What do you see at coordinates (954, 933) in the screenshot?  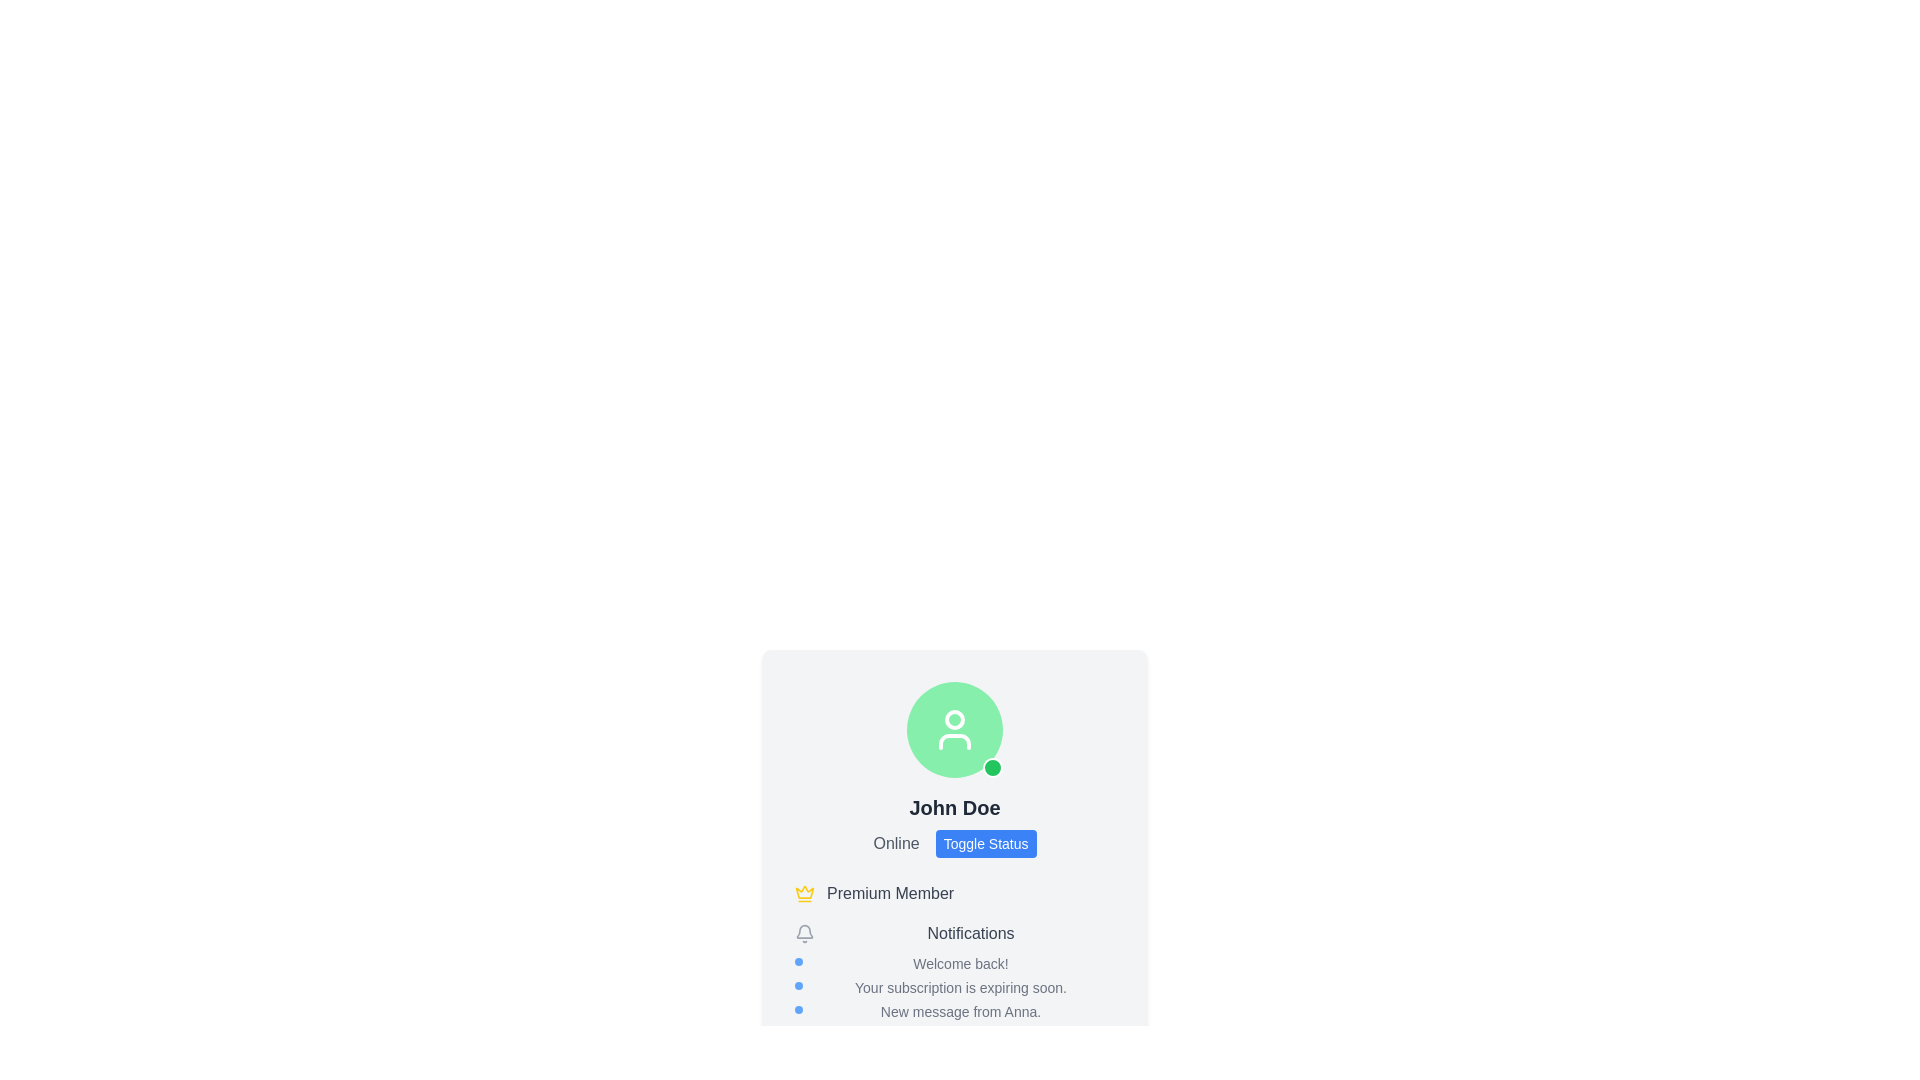 I see `the notifications section header label with icon, which is located below the 'Premium Member' text and above the list of notifications` at bounding box center [954, 933].